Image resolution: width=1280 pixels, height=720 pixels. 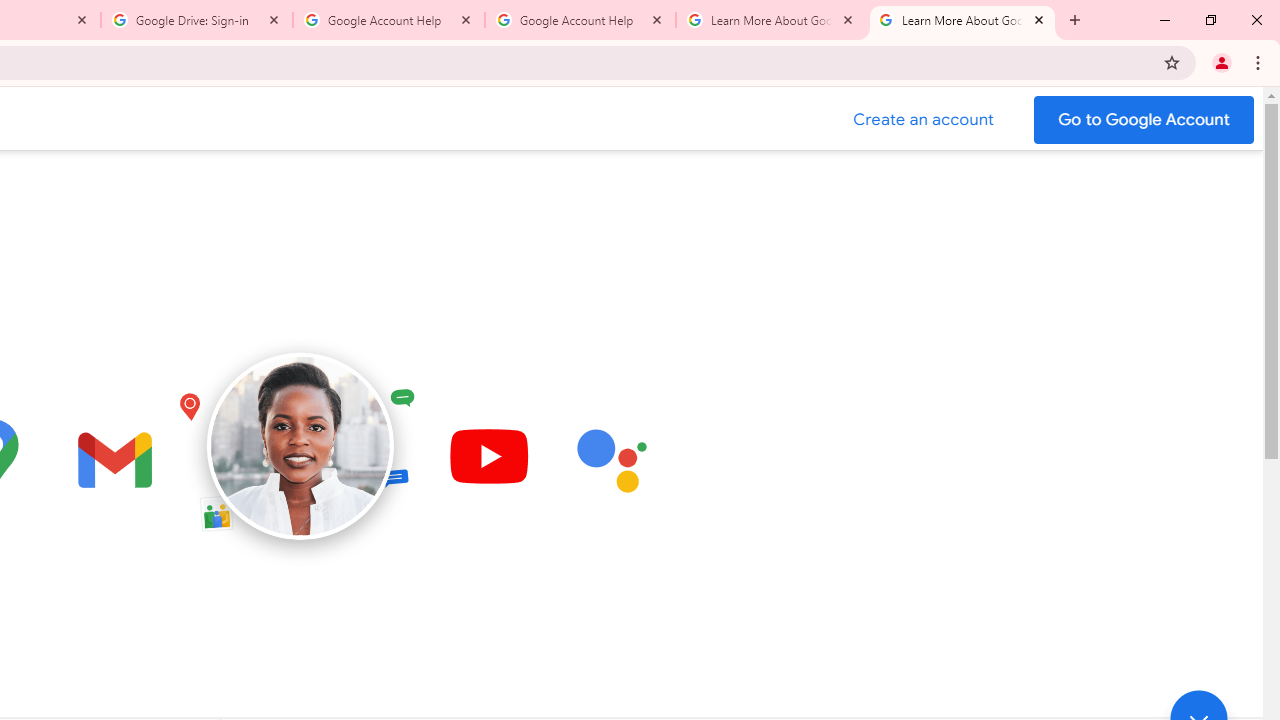 What do you see at coordinates (197, 20) in the screenshot?
I see `'Google Drive: Sign-in'` at bounding box center [197, 20].